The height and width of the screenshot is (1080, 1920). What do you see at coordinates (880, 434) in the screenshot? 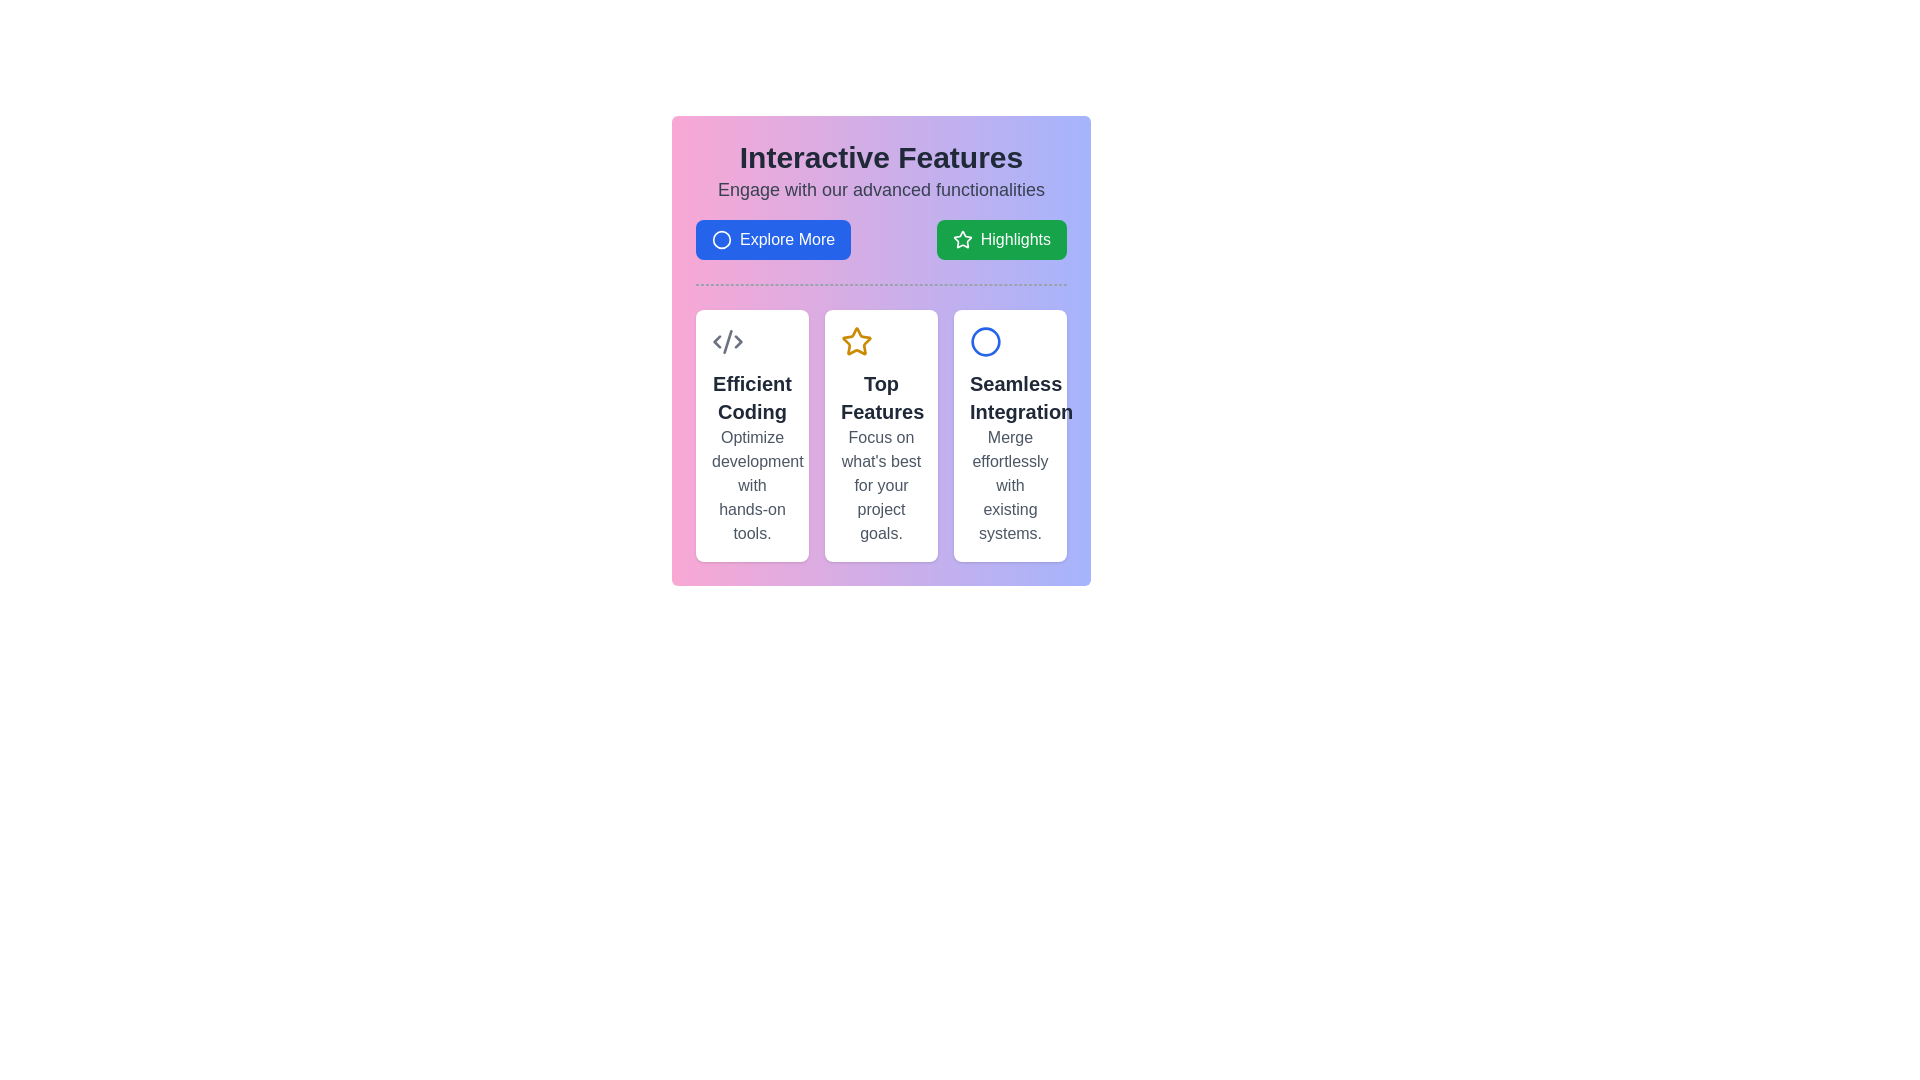
I see `the Information Card, which is the second card in a horizontally arranged grid of three features` at bounding box center [880, 434].